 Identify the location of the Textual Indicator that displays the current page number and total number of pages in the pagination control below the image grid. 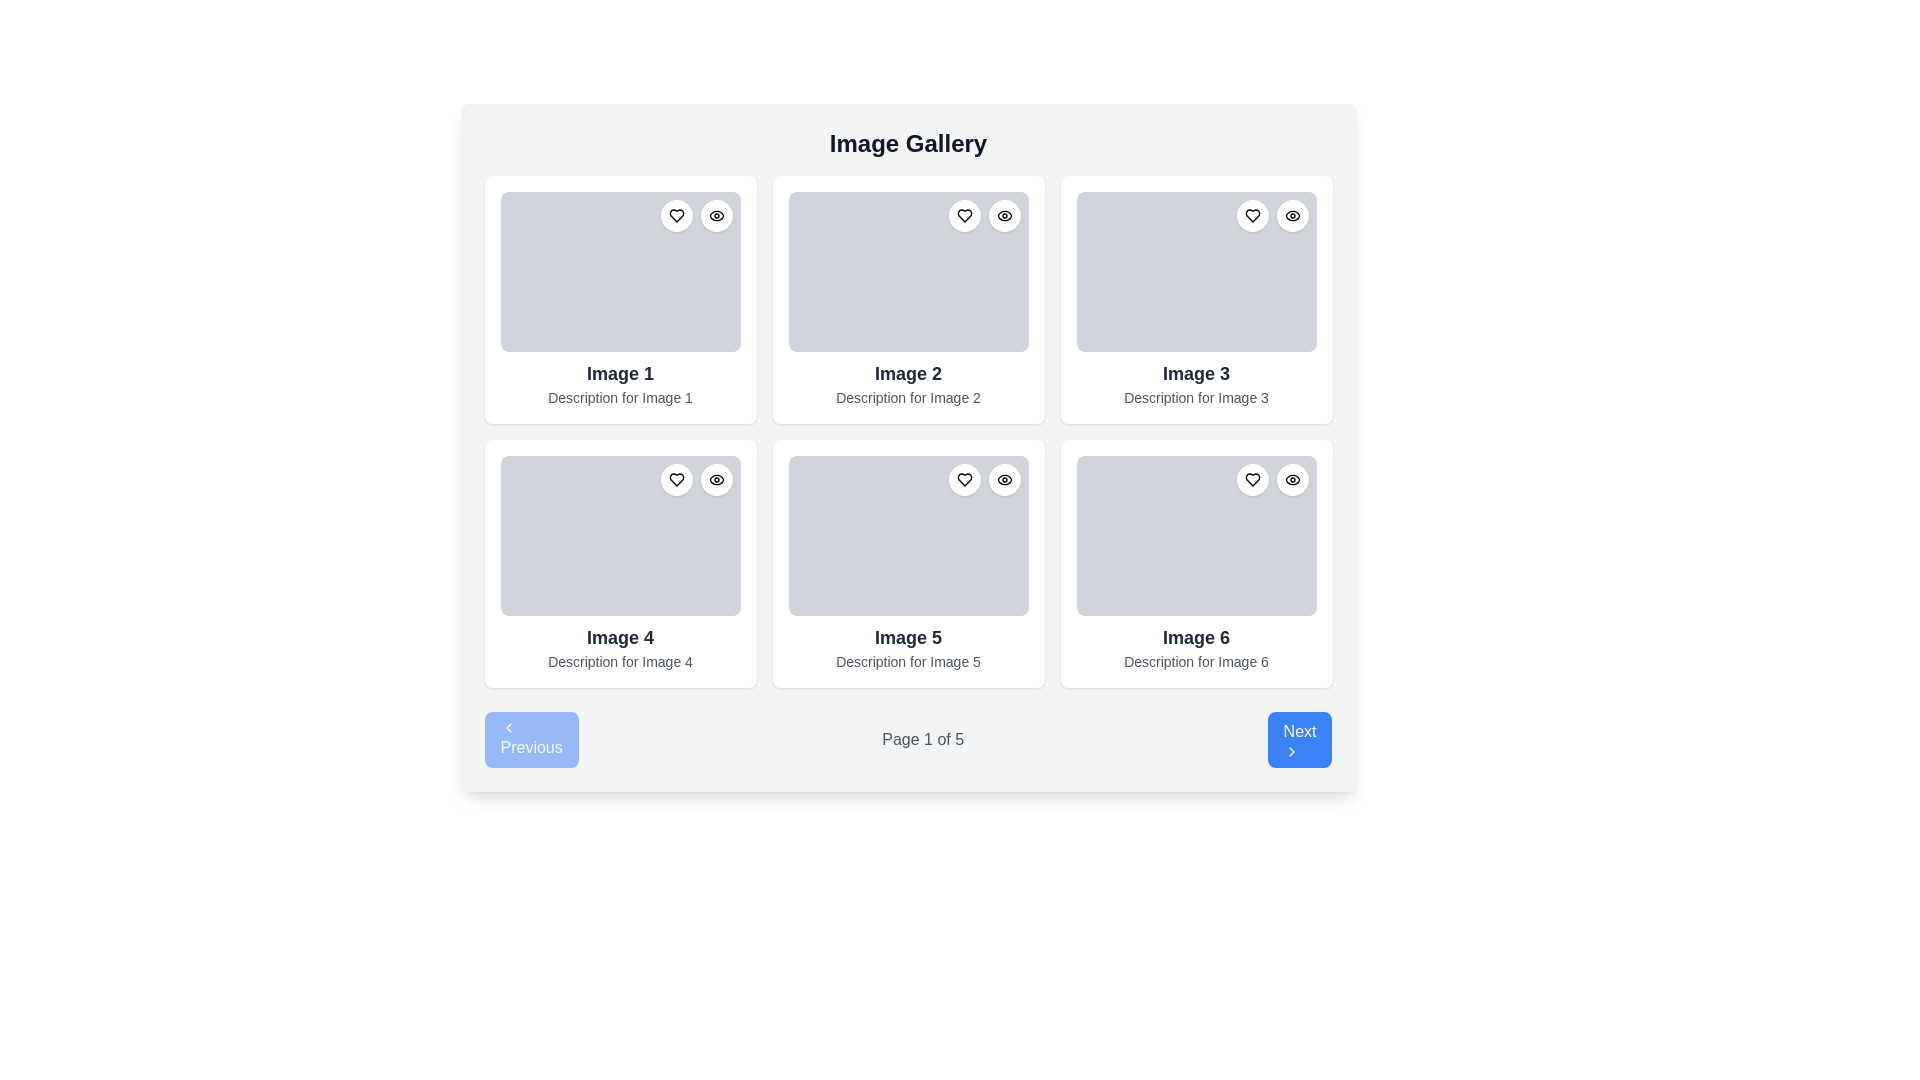
(922, 740).